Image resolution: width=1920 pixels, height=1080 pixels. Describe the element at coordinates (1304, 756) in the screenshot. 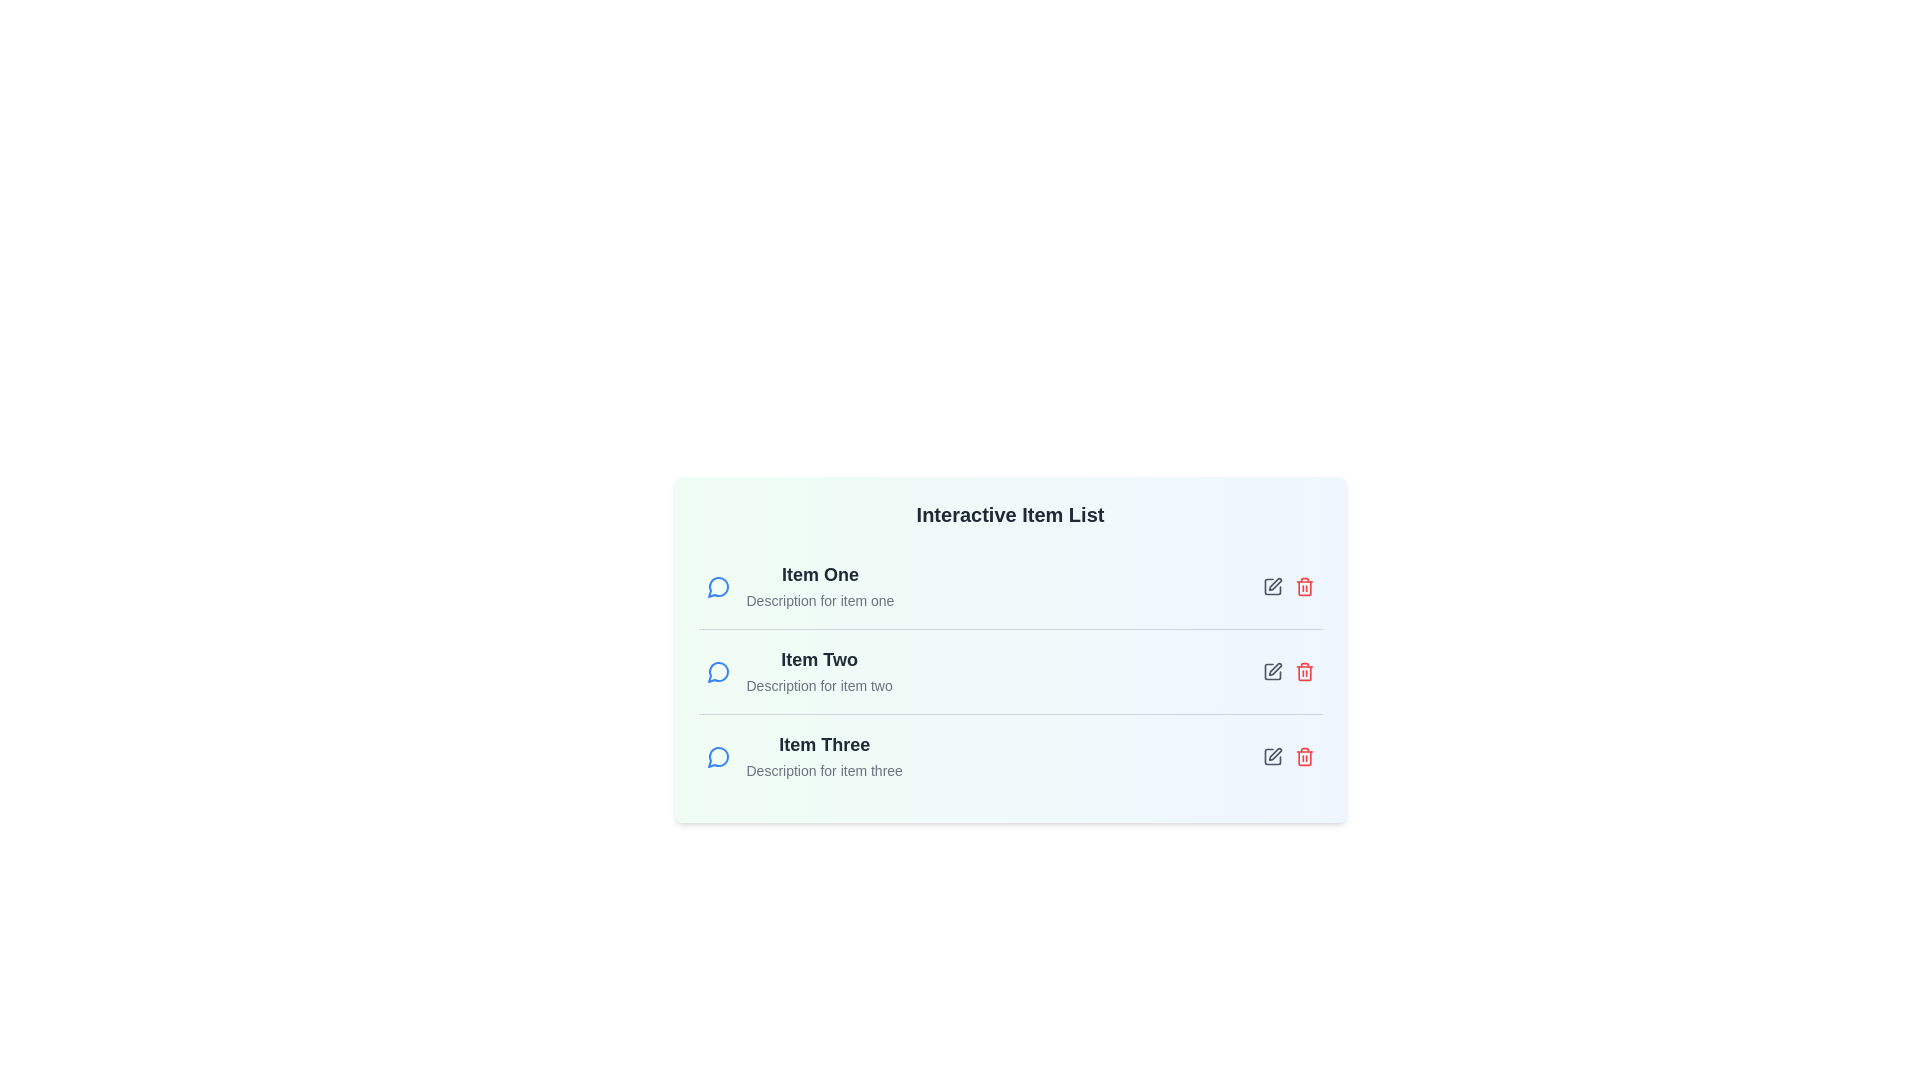

I see `the delete icon for the item Item Three` at that location.